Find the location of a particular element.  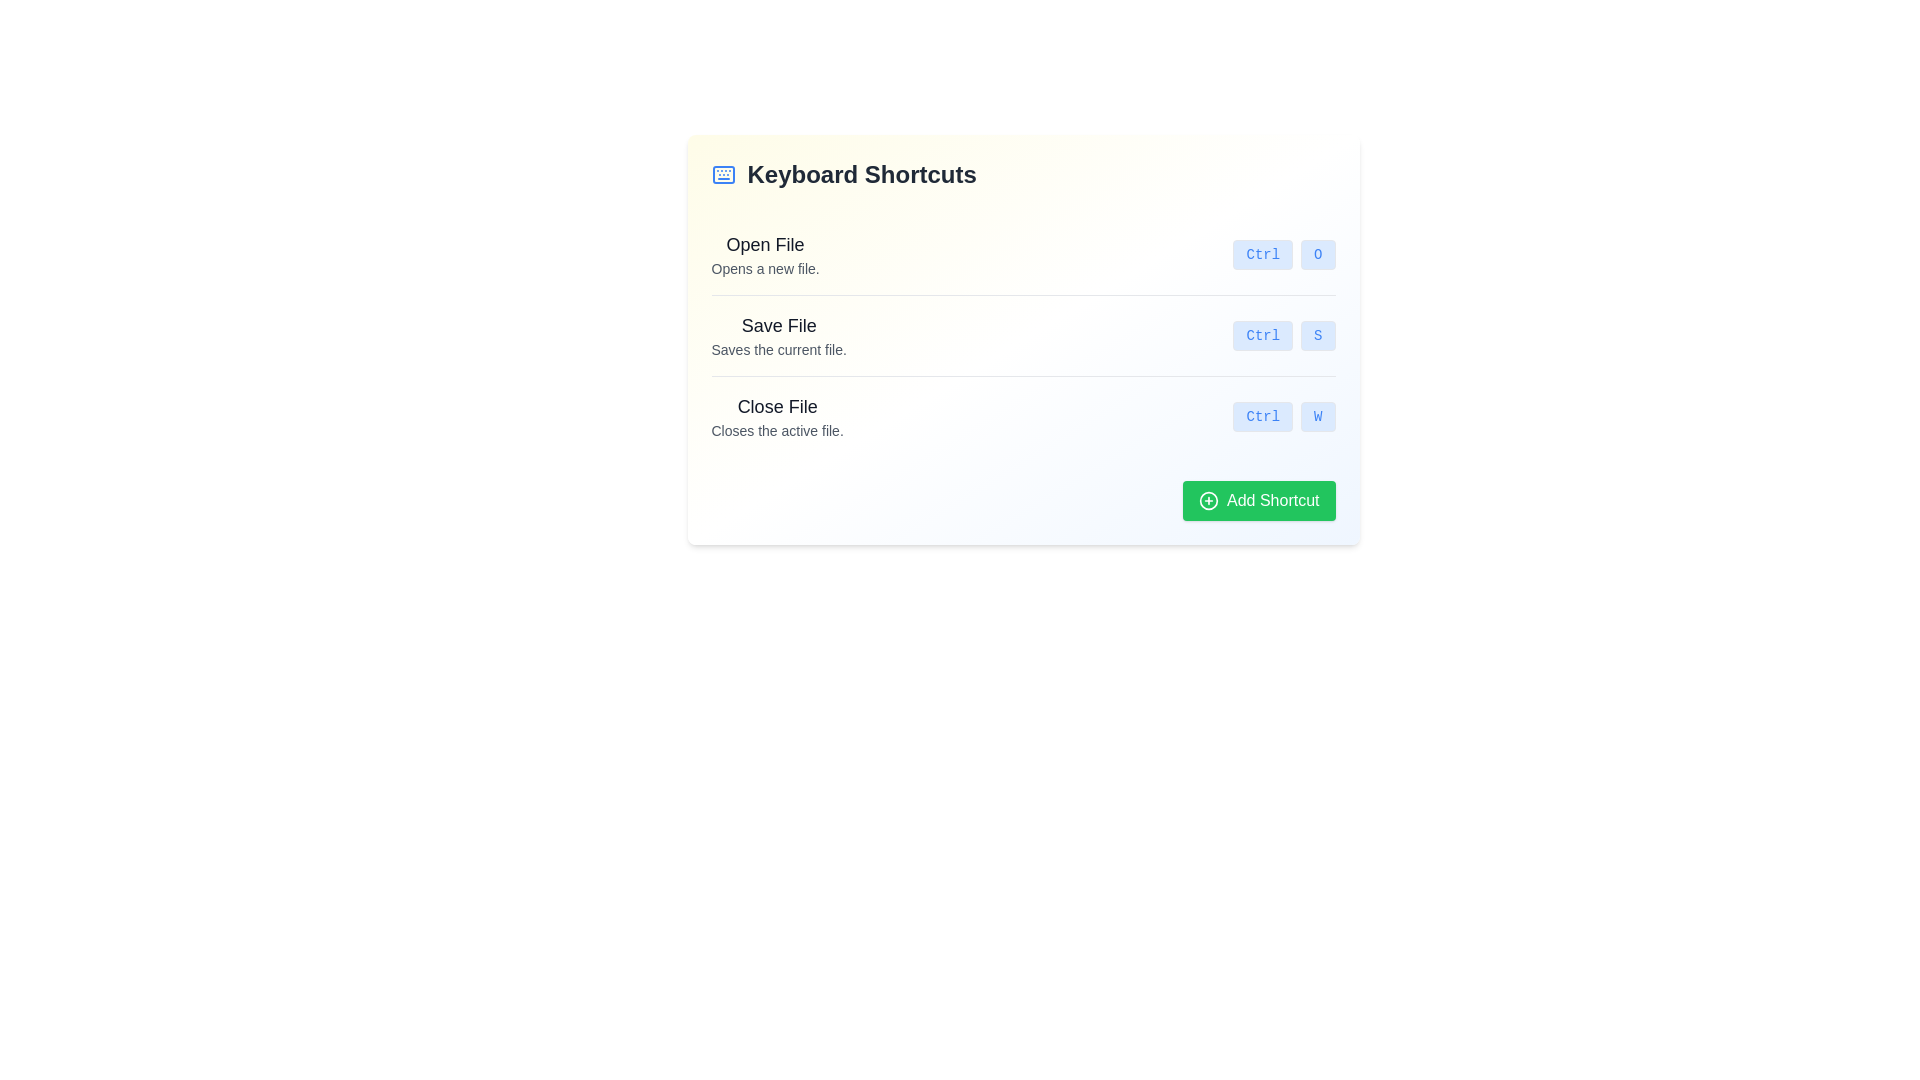

the small gray text label located beneath the 'Close File' label in the settings interface is located at coordinates (776, 430).